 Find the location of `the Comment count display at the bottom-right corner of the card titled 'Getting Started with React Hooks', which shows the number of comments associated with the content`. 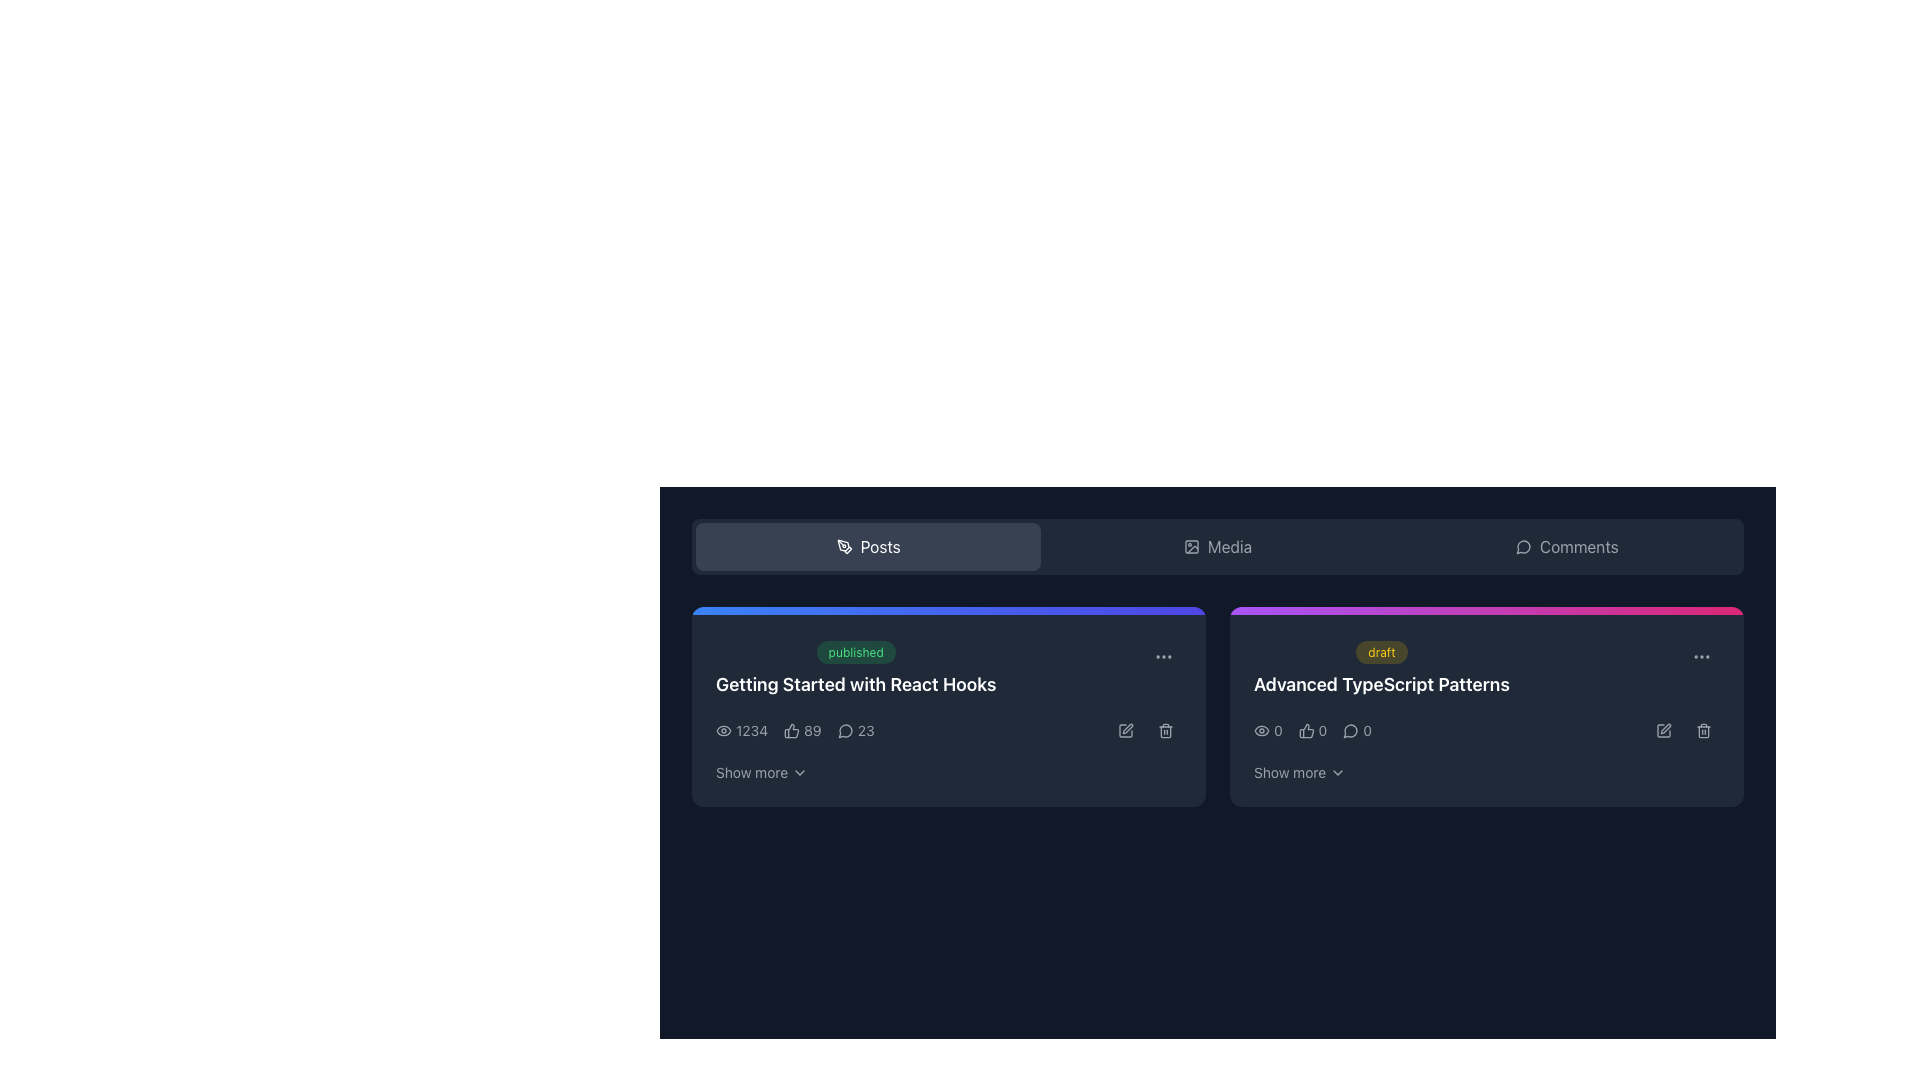

the Comment count display at the bottom-right corner of the card titled 'Getting Started with React Hooks', which shows the number of comments associated with the content is located at coordinates (856, 731).